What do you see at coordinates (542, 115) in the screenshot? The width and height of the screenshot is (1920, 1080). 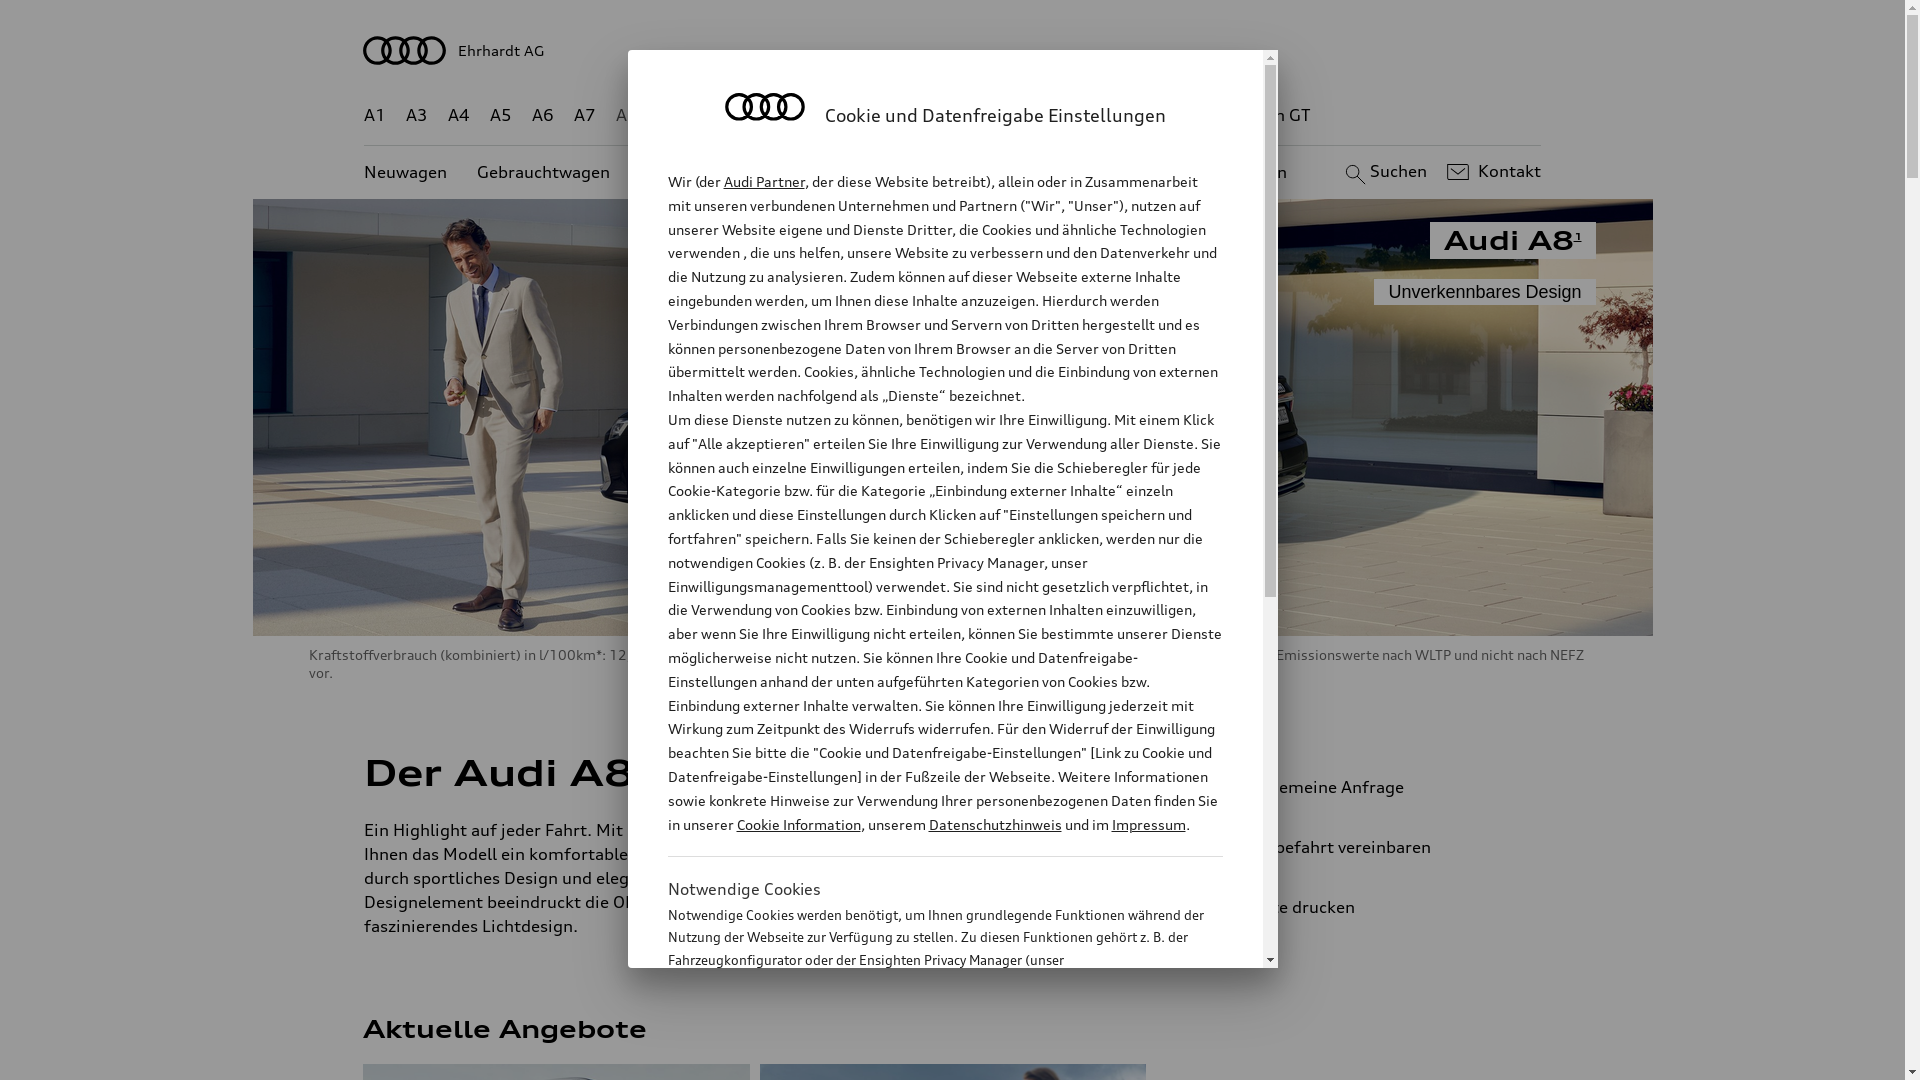 I see `'A6'` at bounding box center [542, 115].